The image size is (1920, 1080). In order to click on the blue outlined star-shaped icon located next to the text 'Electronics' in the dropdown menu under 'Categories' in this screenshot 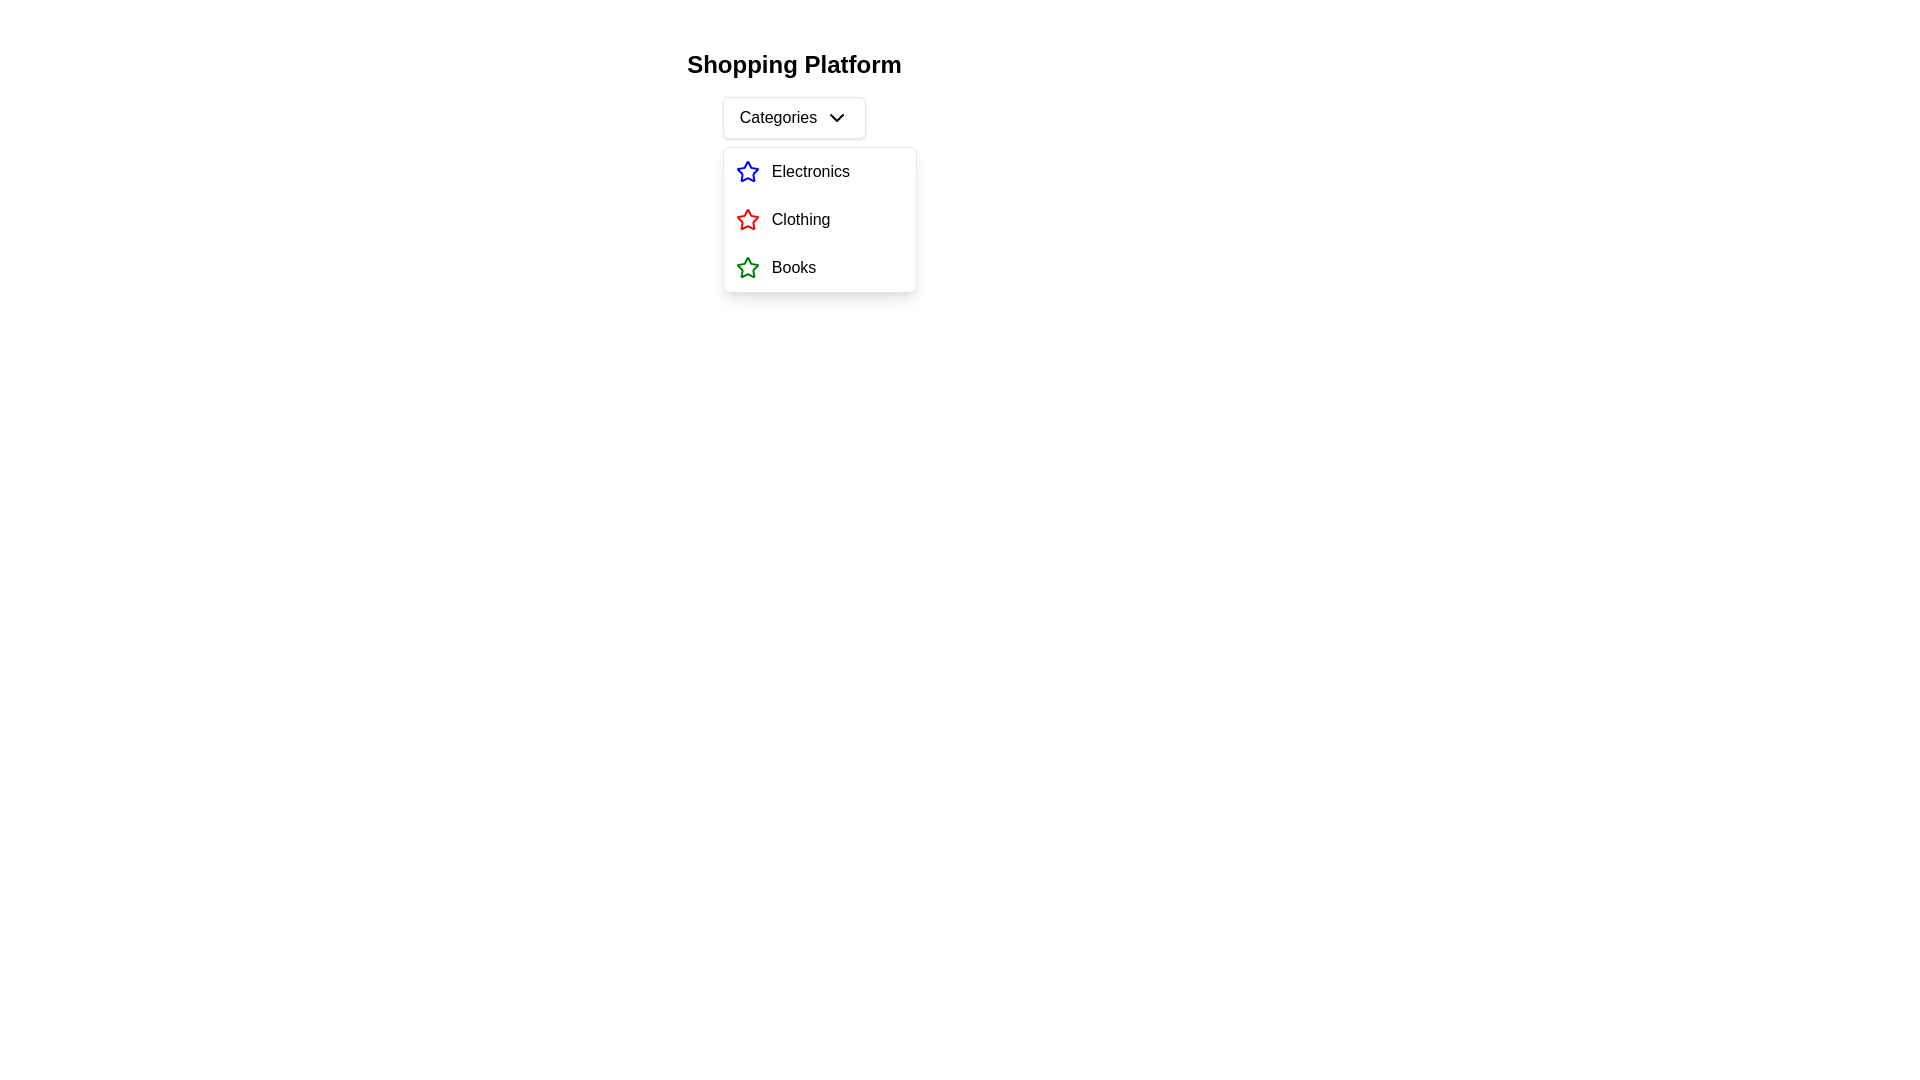, I will do `click(746, 171)`.